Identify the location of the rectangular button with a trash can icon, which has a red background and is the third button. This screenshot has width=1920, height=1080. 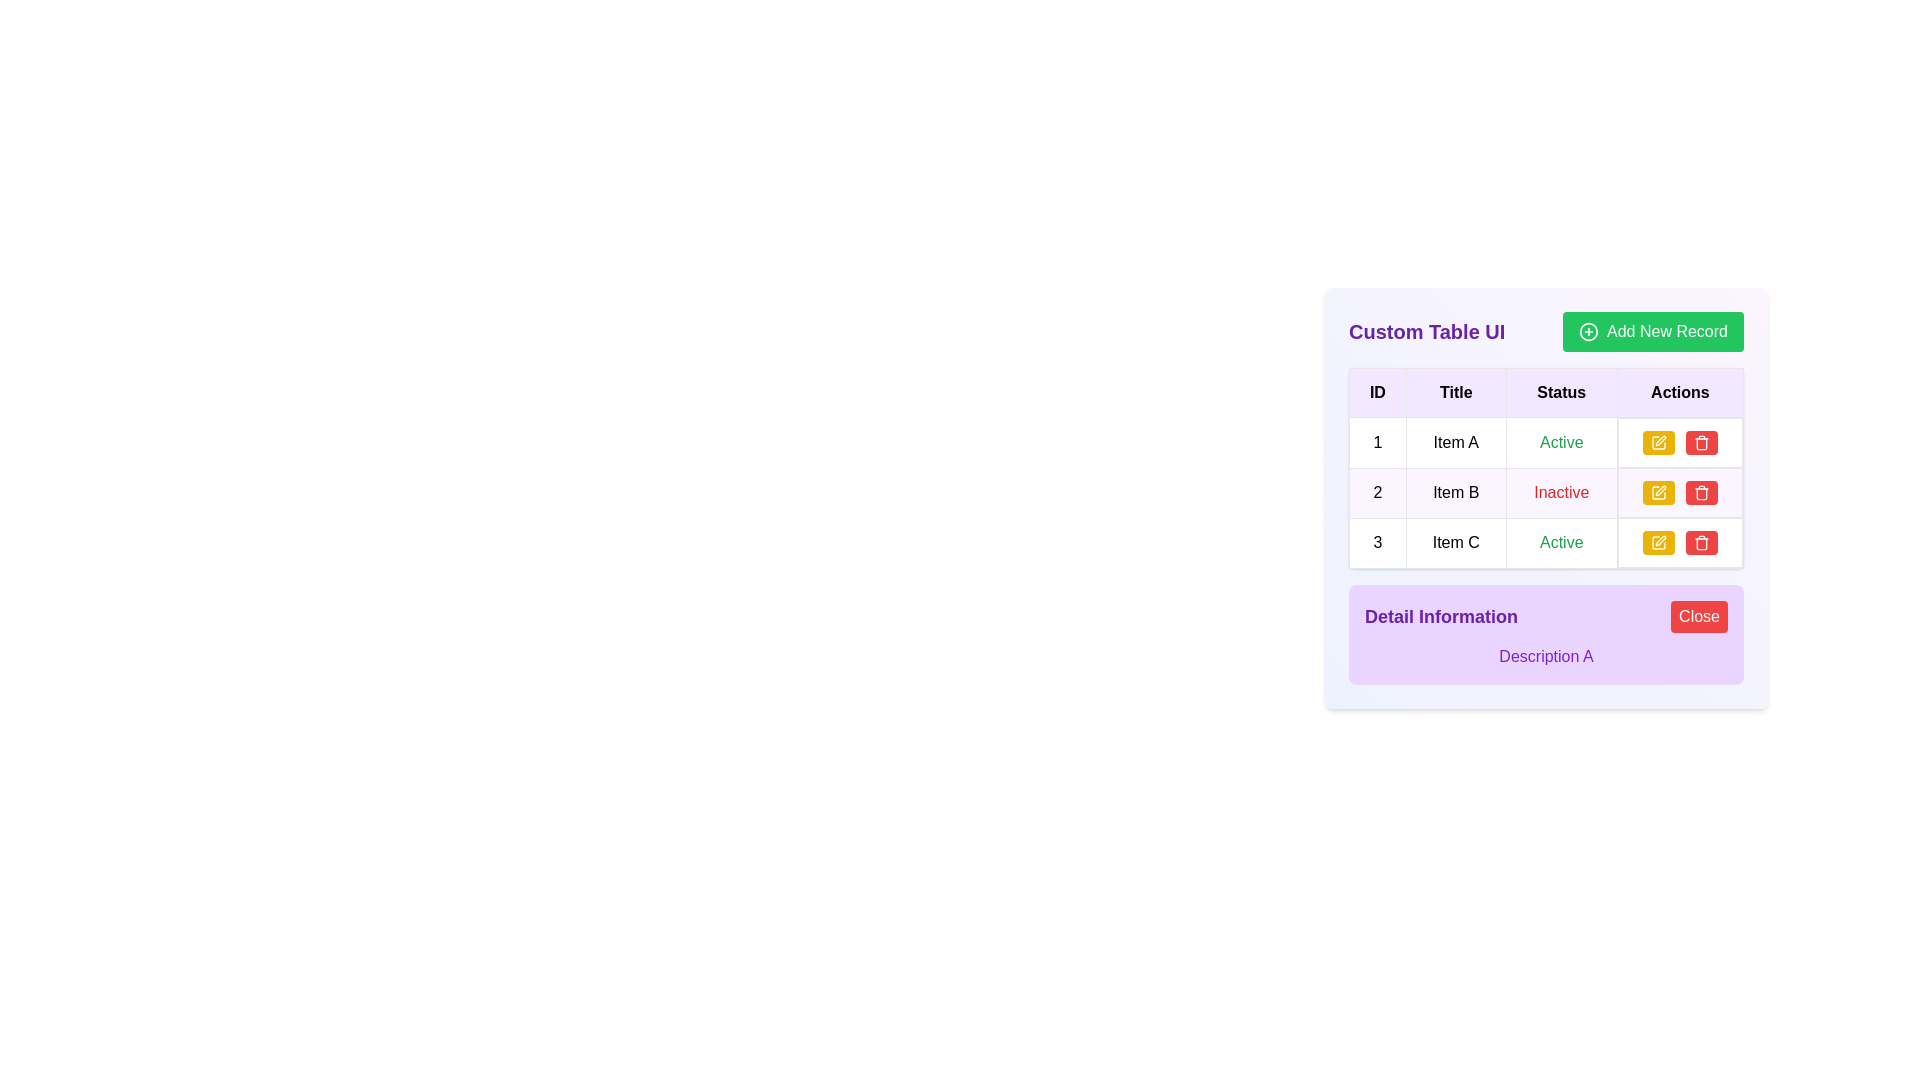
(1701, 543).